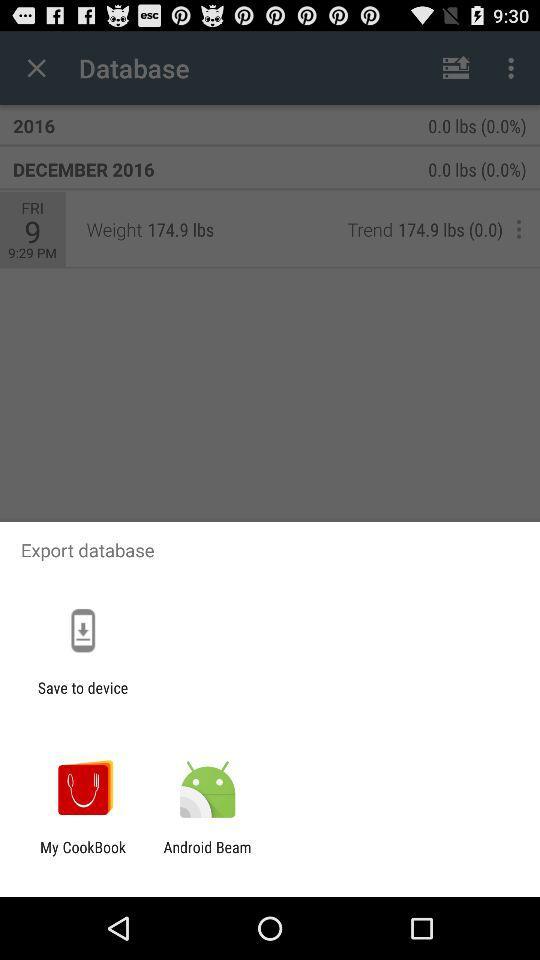 The width and height of the screenshot is (540, 960). Describe the element at coordinates (206, 855) in the screenshot. I see `the app next to the my cookbook` at that location.